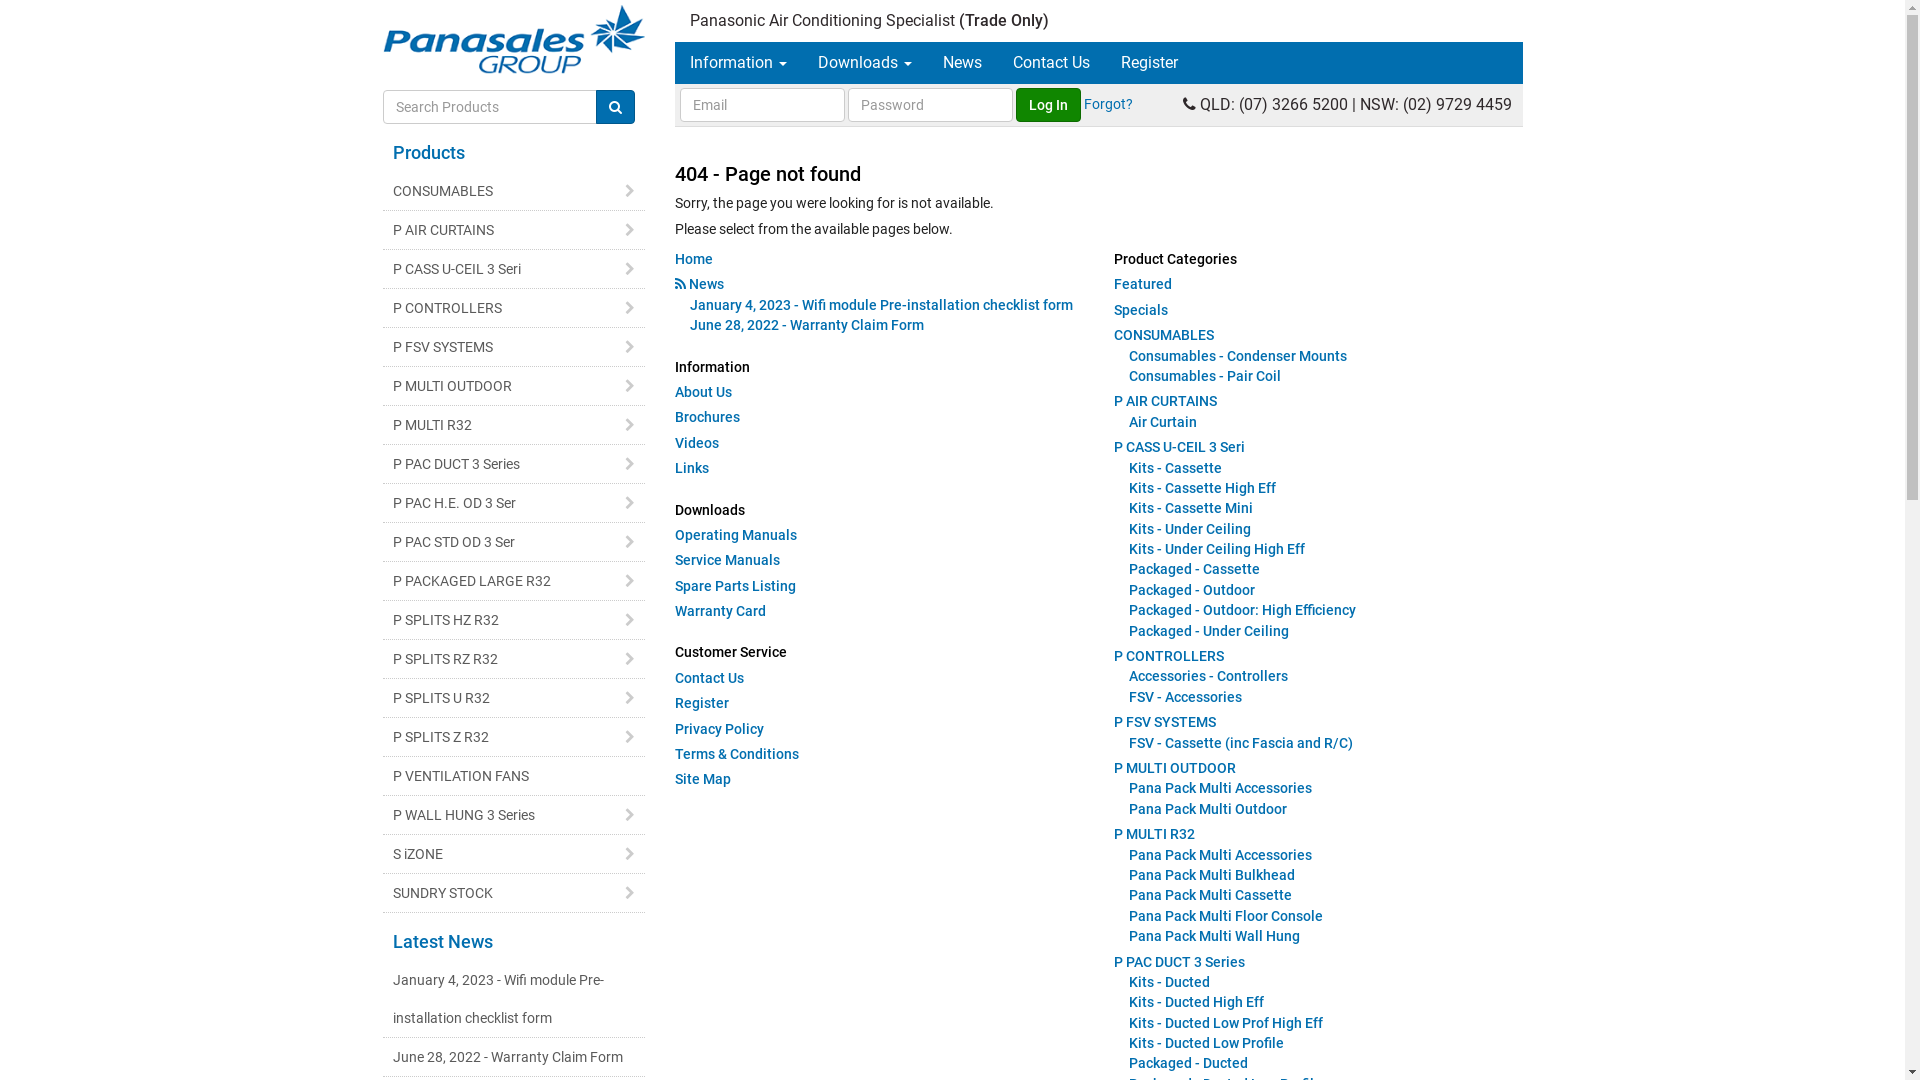 Image resolution: width=1920 pixels, height=1080 pixels. I want to click on 'Air Curtain', so click(1162, 420).